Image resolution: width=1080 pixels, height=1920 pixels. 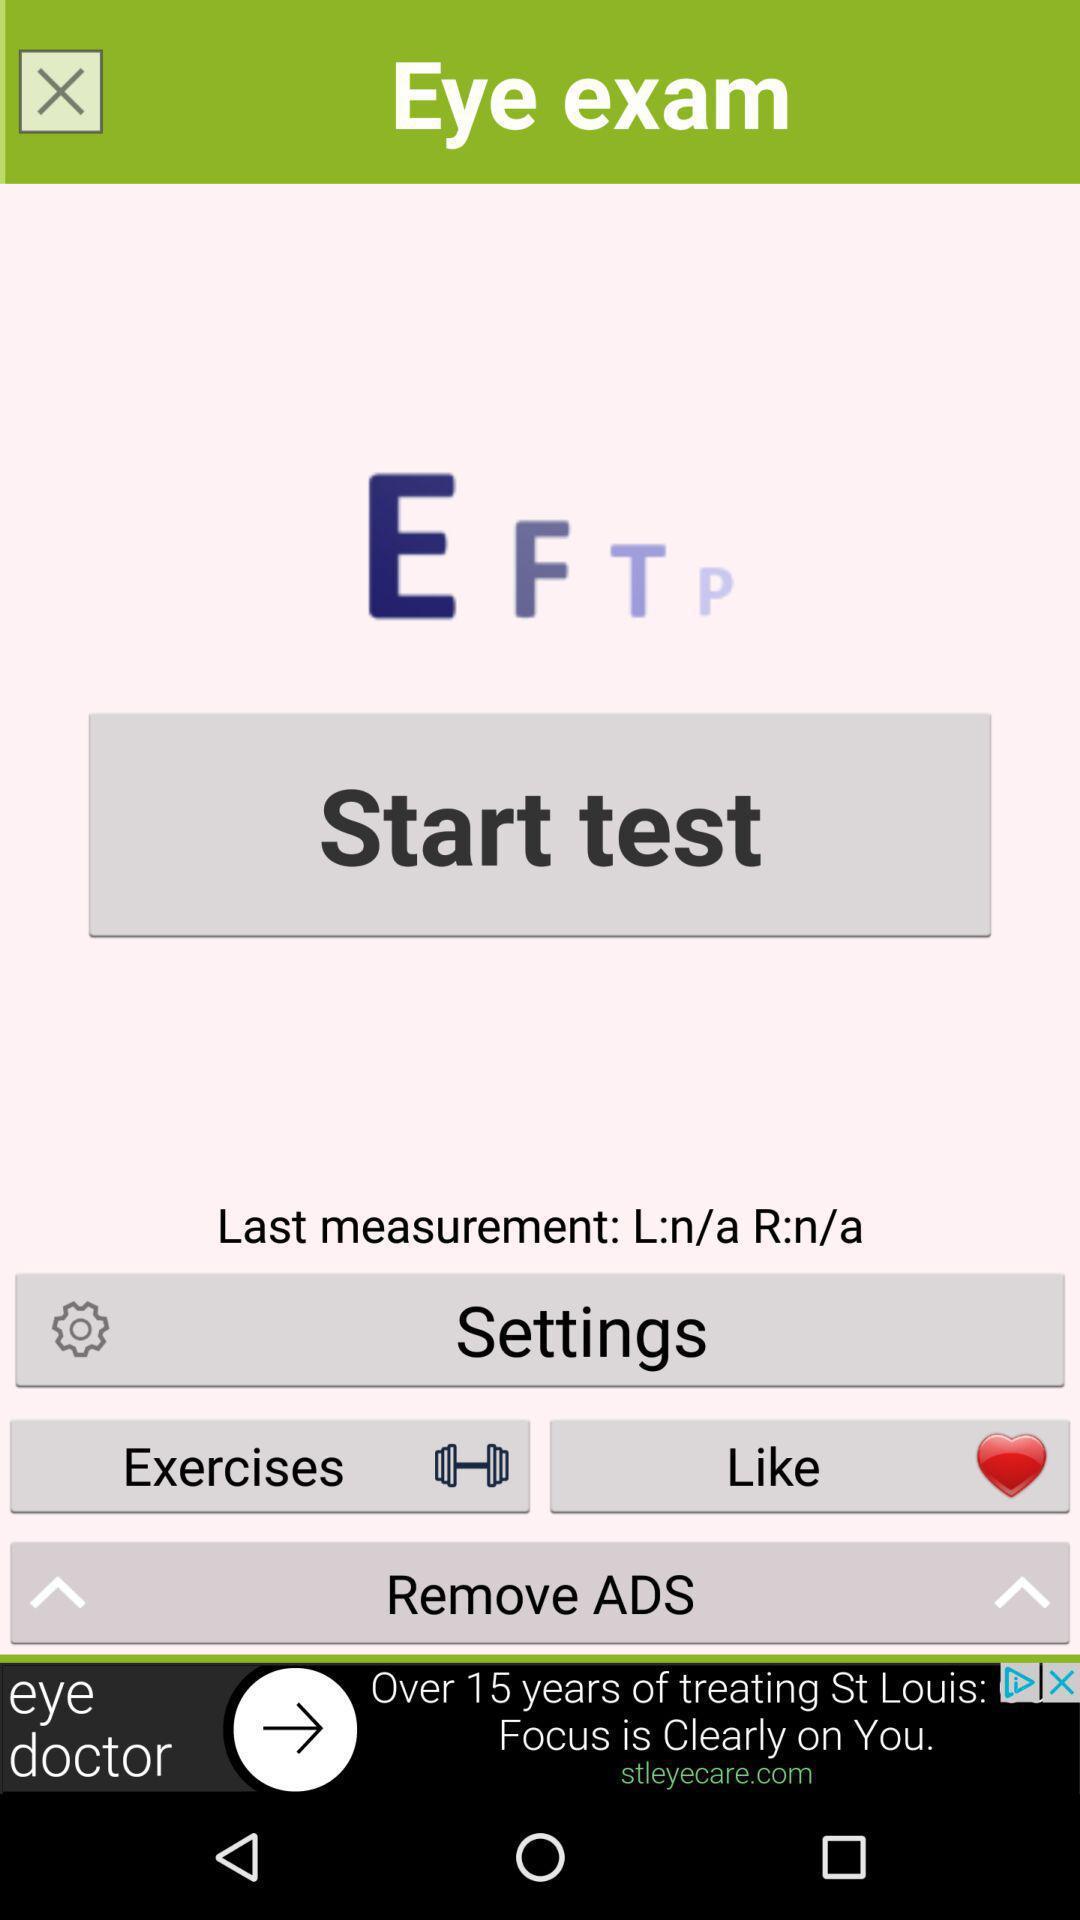 What do you see at coordinates (59, 90) in the screenshot?
I see `page` at bounding box center [59, 90].